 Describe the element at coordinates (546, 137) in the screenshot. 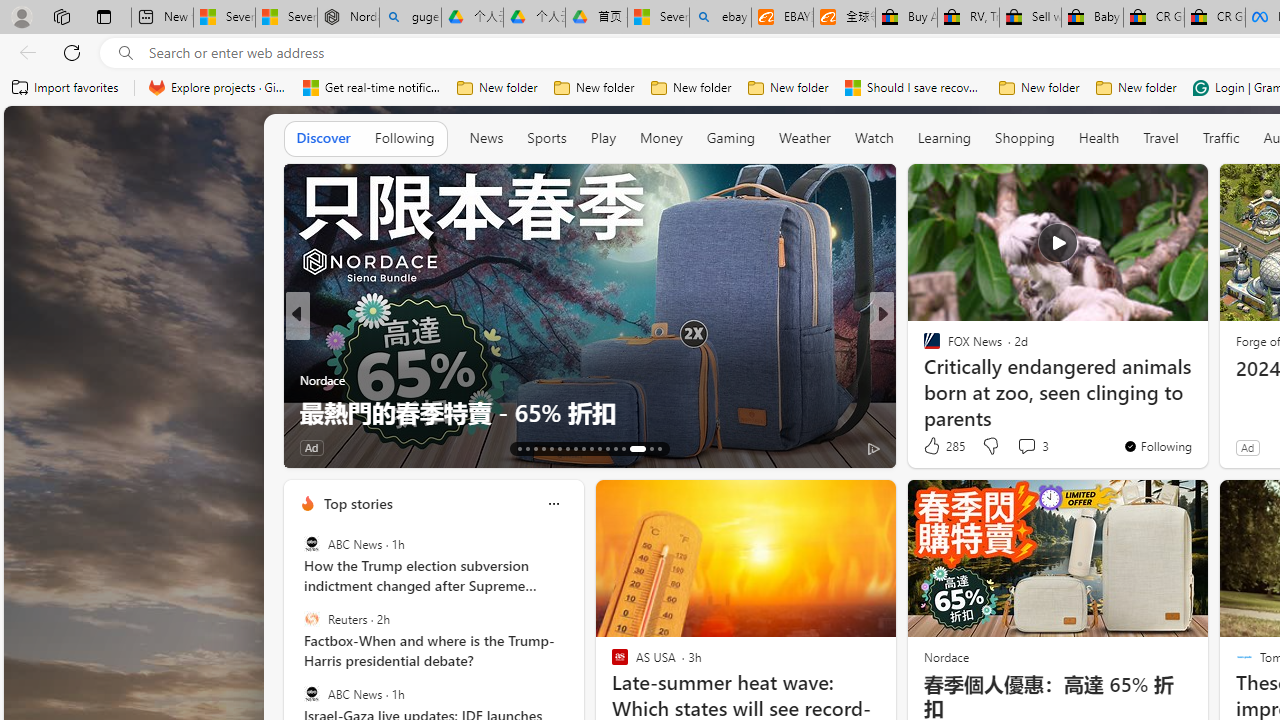

I see `'Sports'` at that location.